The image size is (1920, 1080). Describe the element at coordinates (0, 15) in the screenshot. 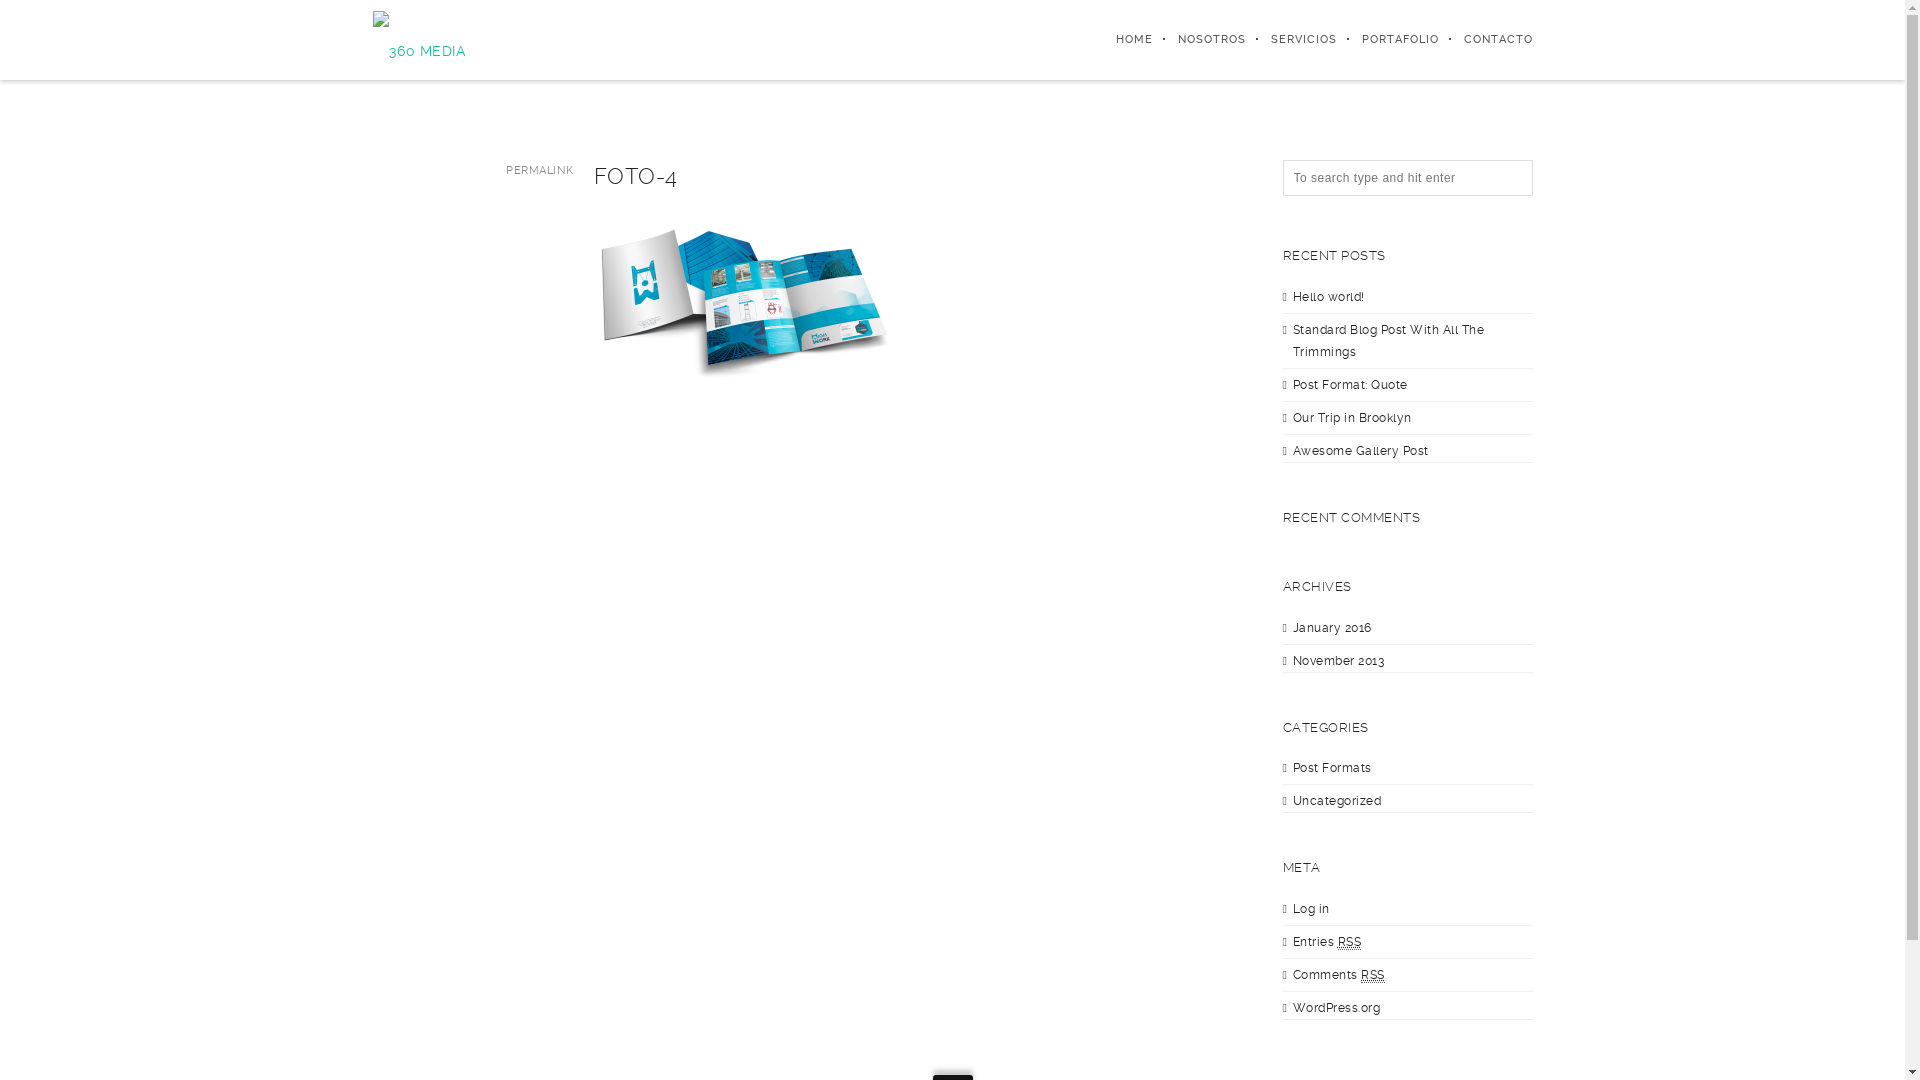

I see `'Search'` at that location.